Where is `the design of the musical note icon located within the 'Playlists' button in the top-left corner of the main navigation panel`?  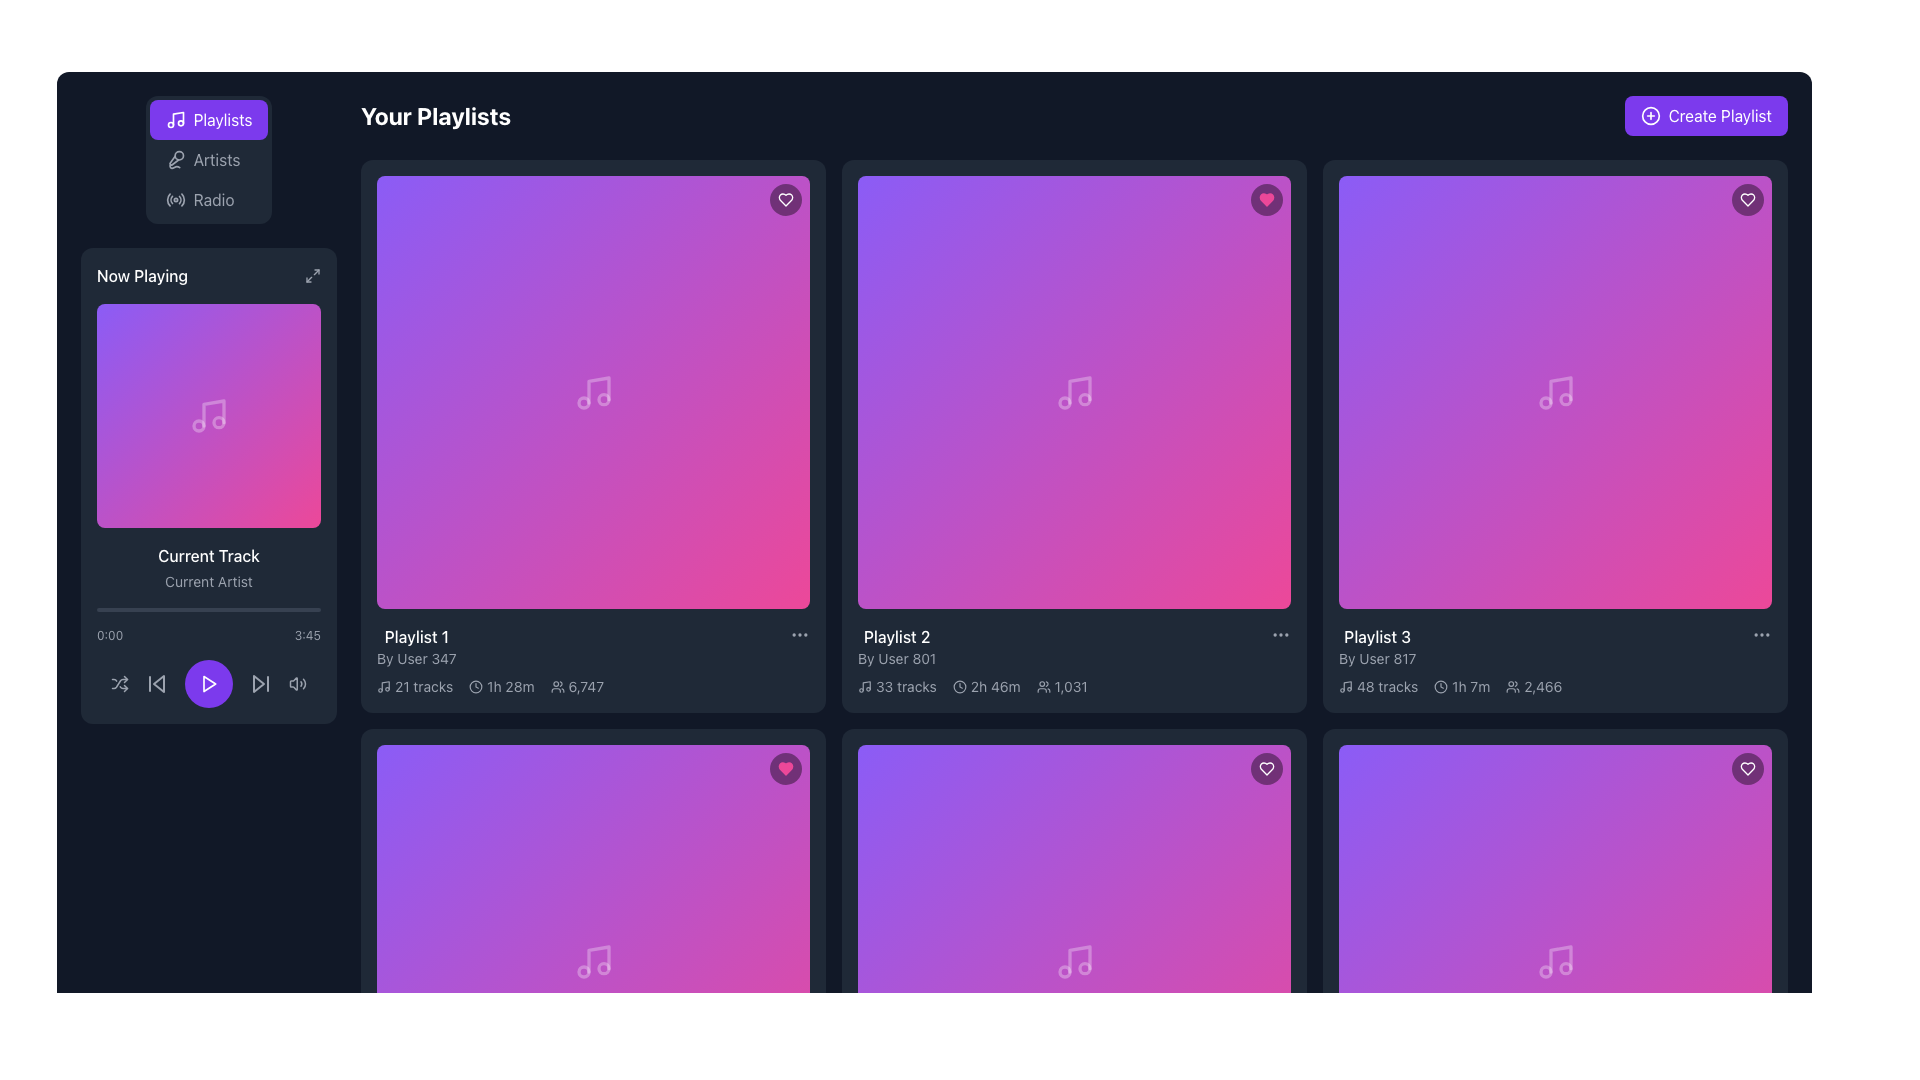
the design of the musical note icon located within the 'Playlists' button in the top-left corner of the main navigation panel is located at coordinates (175, 119).